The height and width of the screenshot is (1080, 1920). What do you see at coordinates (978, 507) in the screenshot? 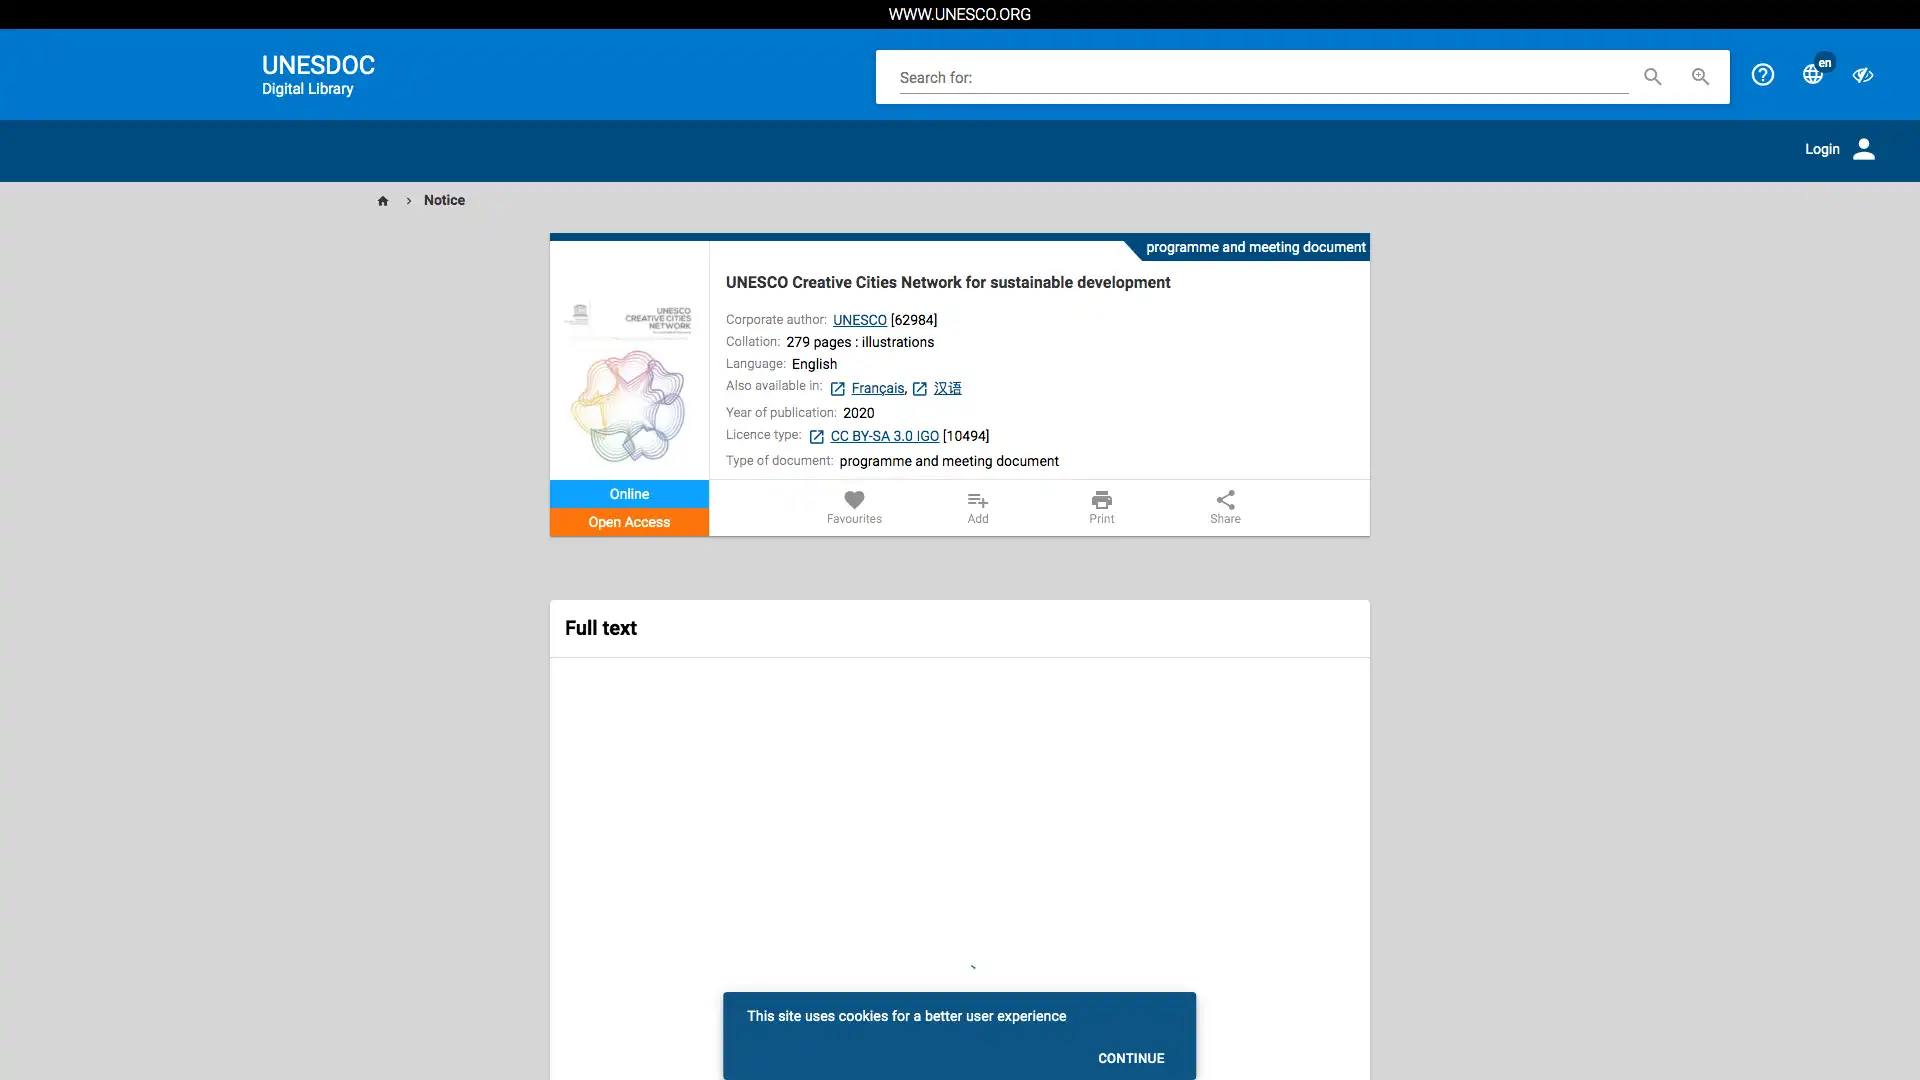
I see `Add` at bounding box center [978, 507].